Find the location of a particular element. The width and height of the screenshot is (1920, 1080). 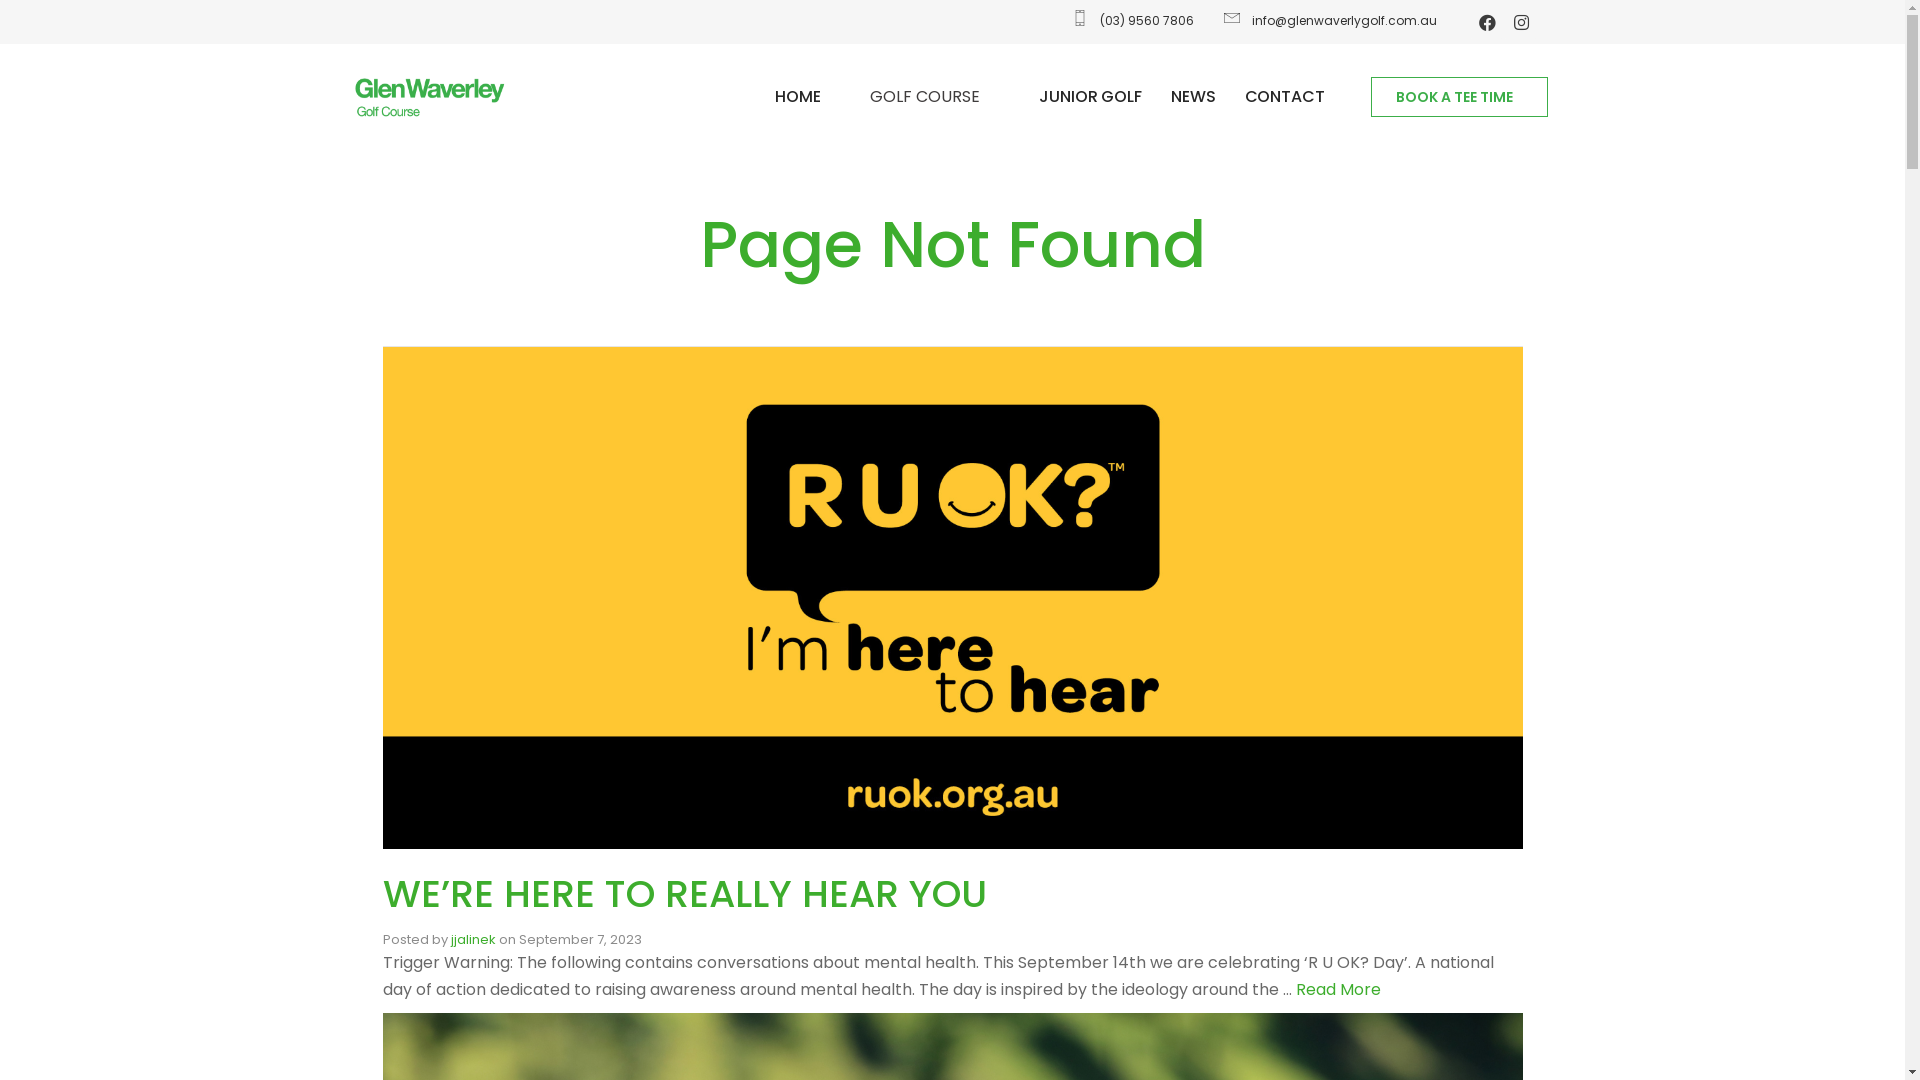

'CONTACT' is located at coordinates (1285, 96).